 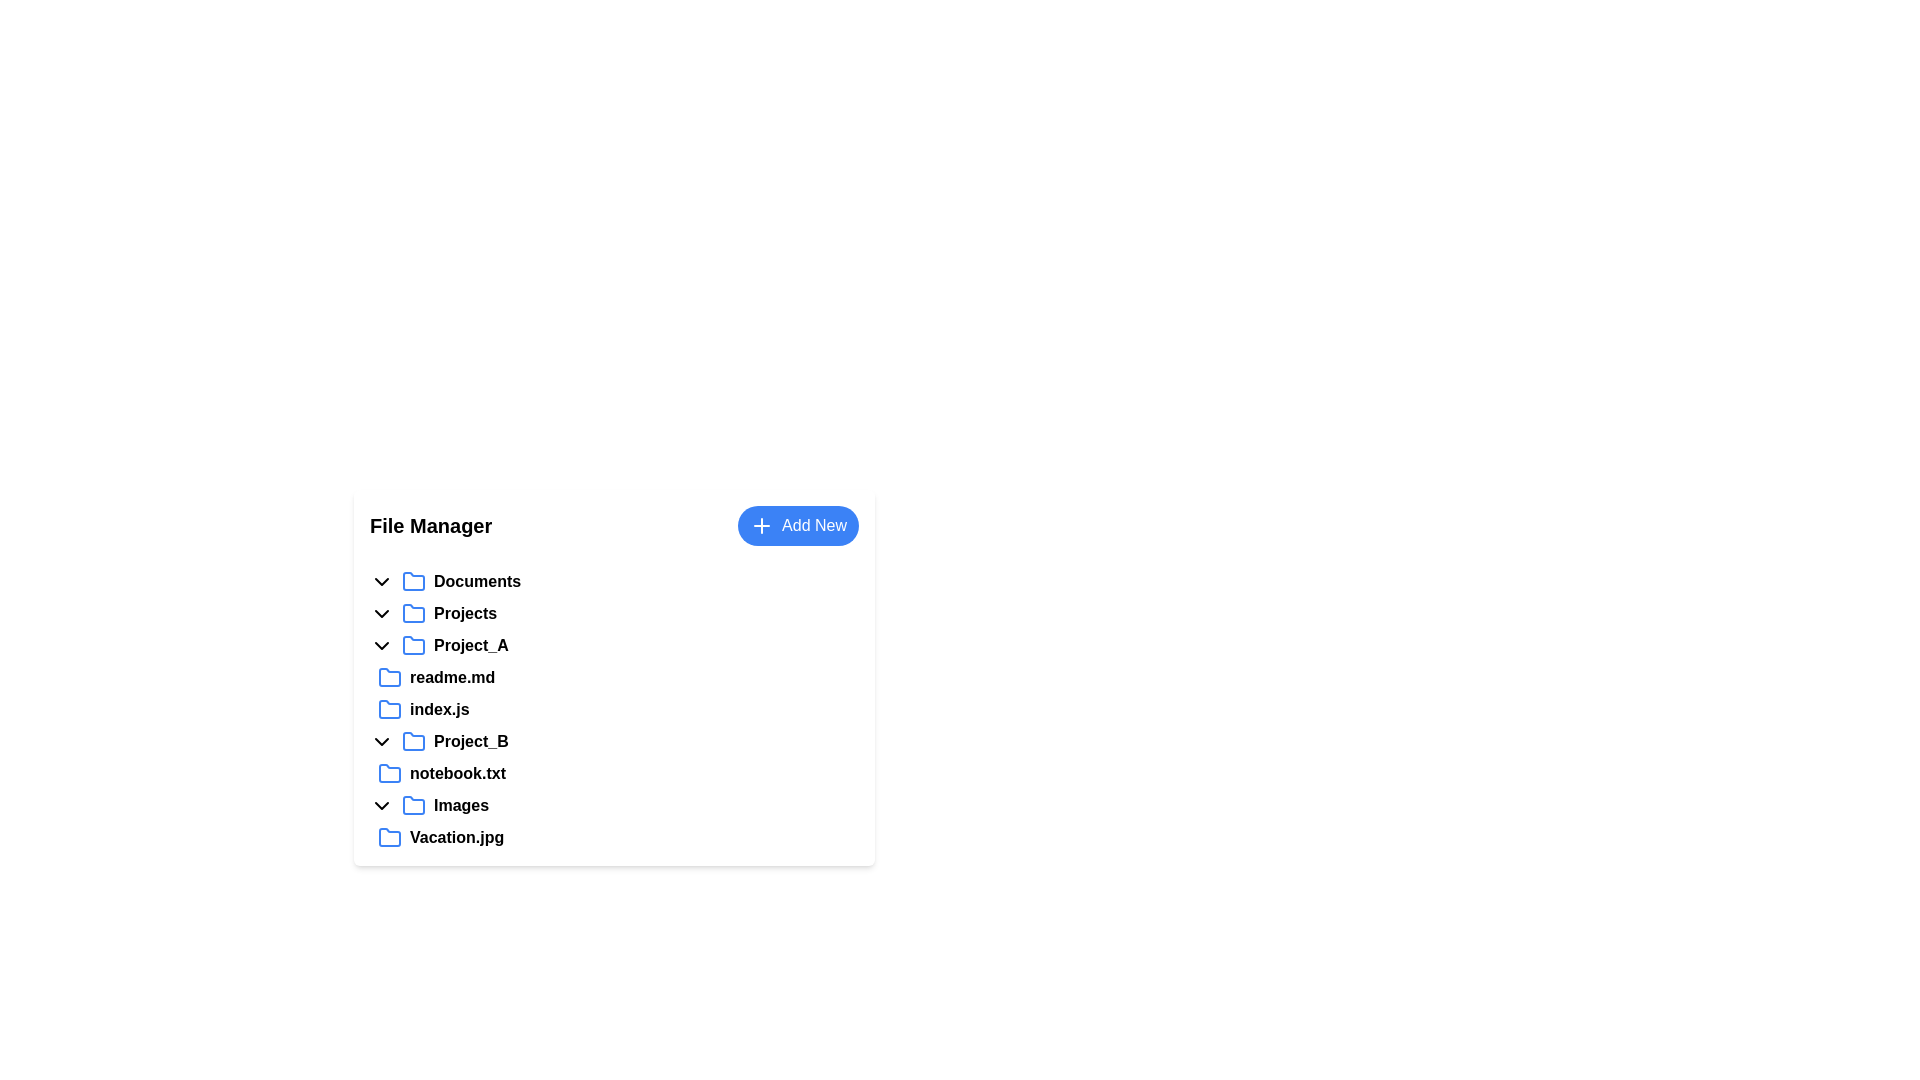 What do you see at coordinates (382, 612) in the screenshot?
I see `the Chevron Down icon` at bounding box center [382, 612].